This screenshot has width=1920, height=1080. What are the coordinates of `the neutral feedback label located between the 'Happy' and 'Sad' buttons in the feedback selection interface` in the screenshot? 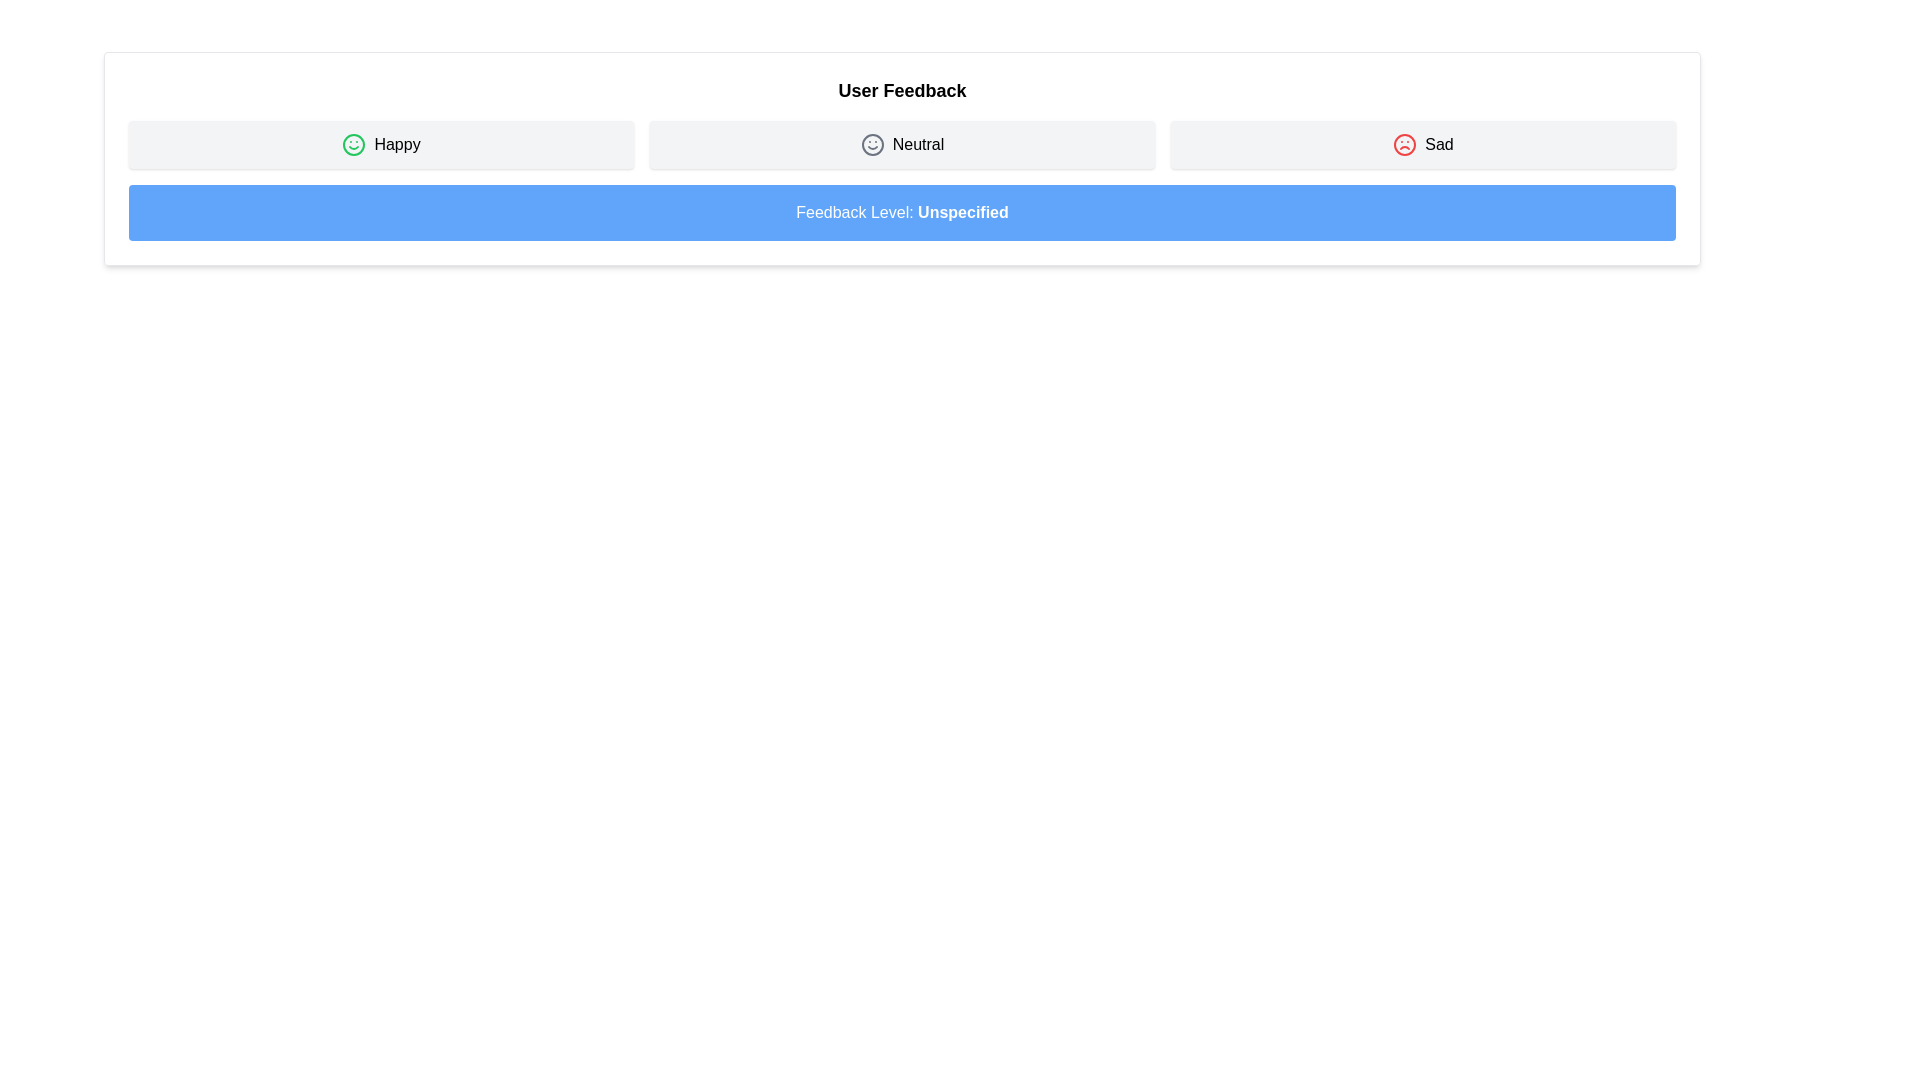 It's located at (917, 144).